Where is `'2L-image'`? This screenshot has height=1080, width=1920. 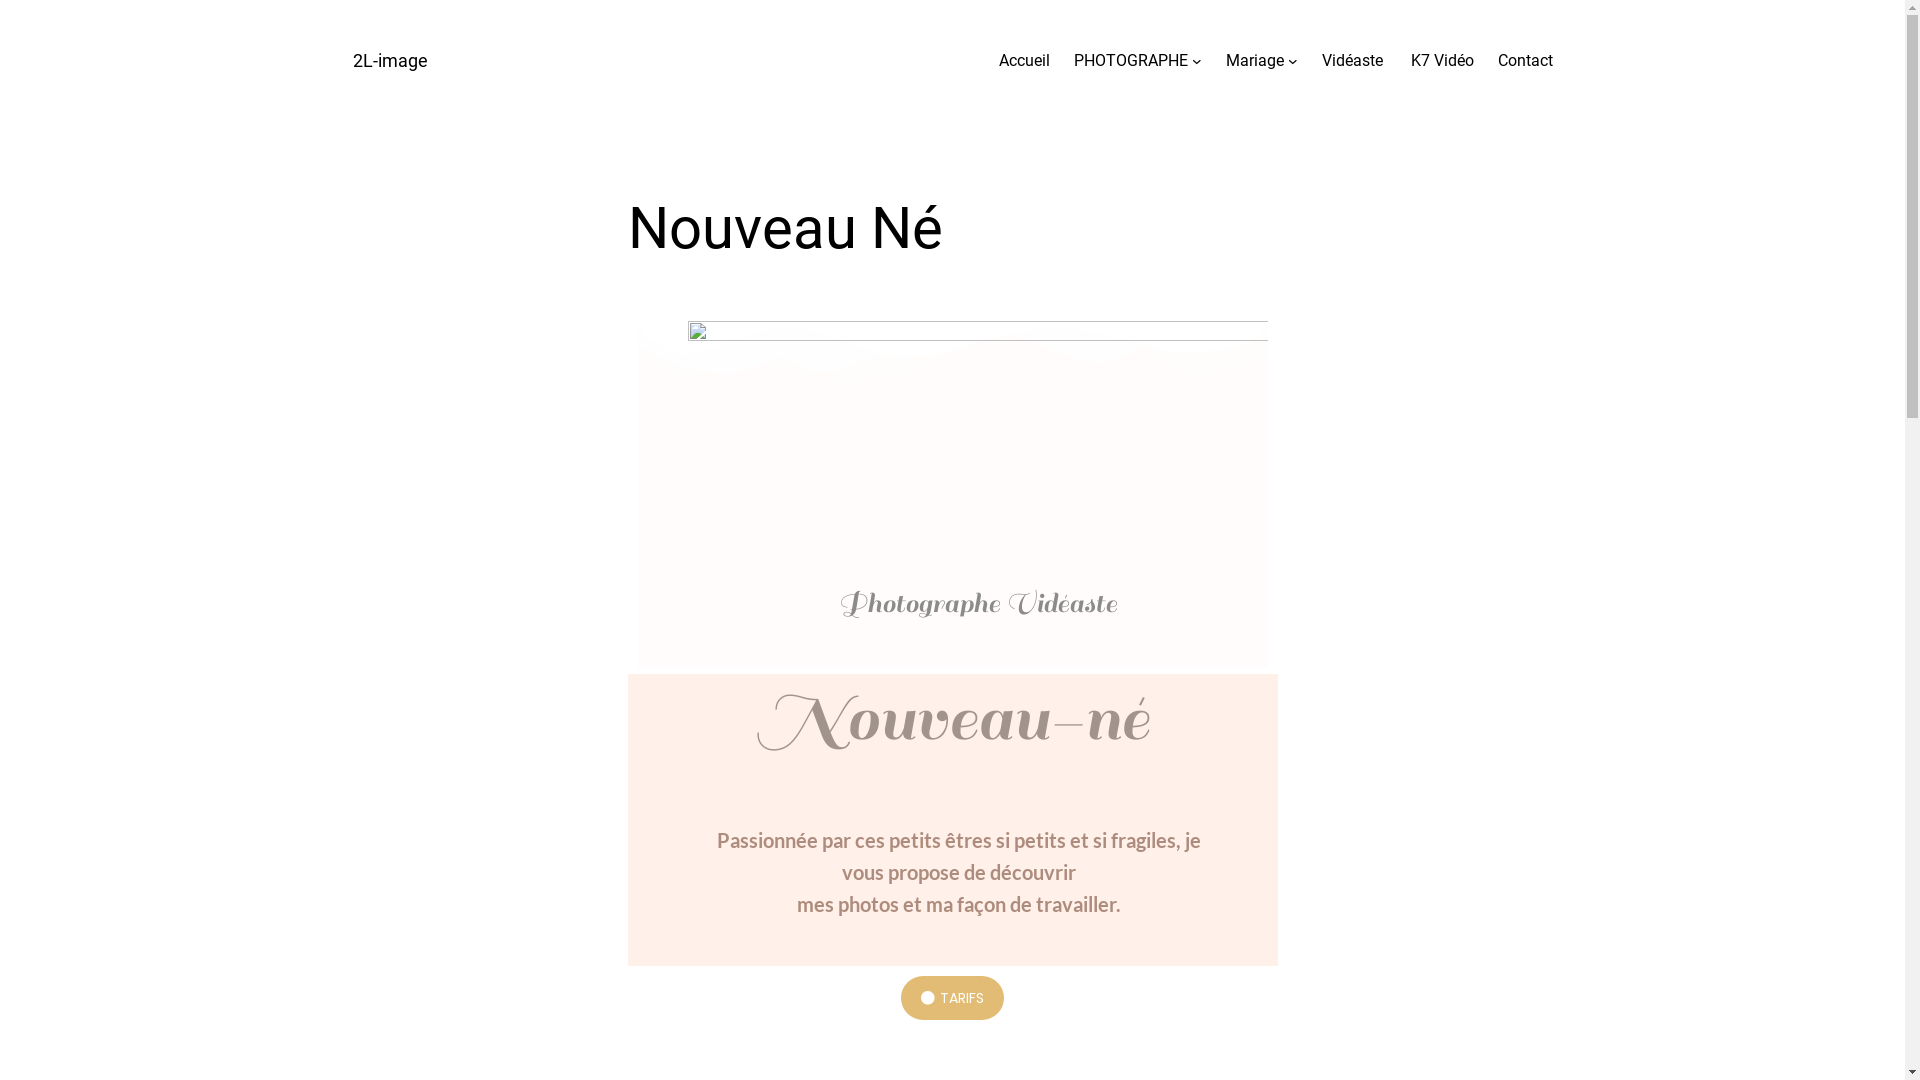 '2L-image' is located at coordinates (351, 59).